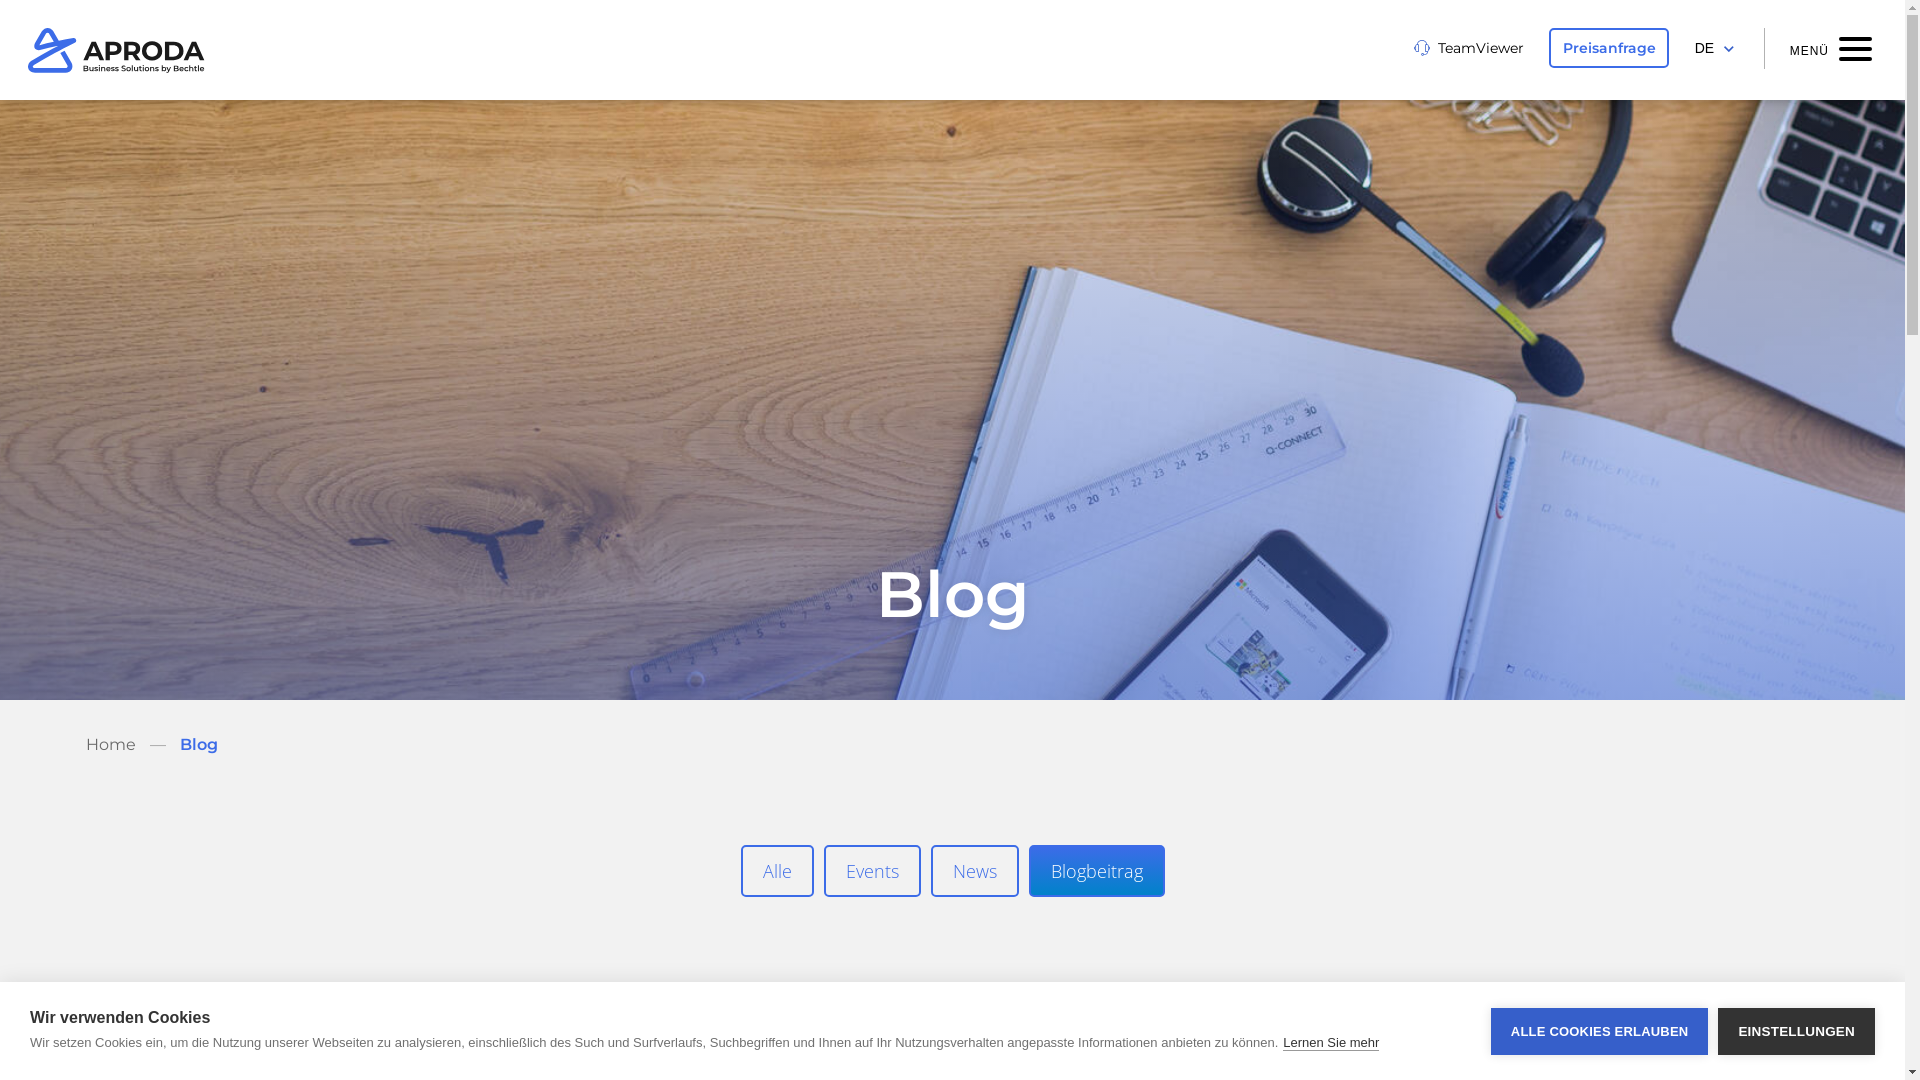 This screenshot has height=1080, width=1920. Describe the element at coordinates (929, 870) in the screenshot. I see `'News'` at that location.